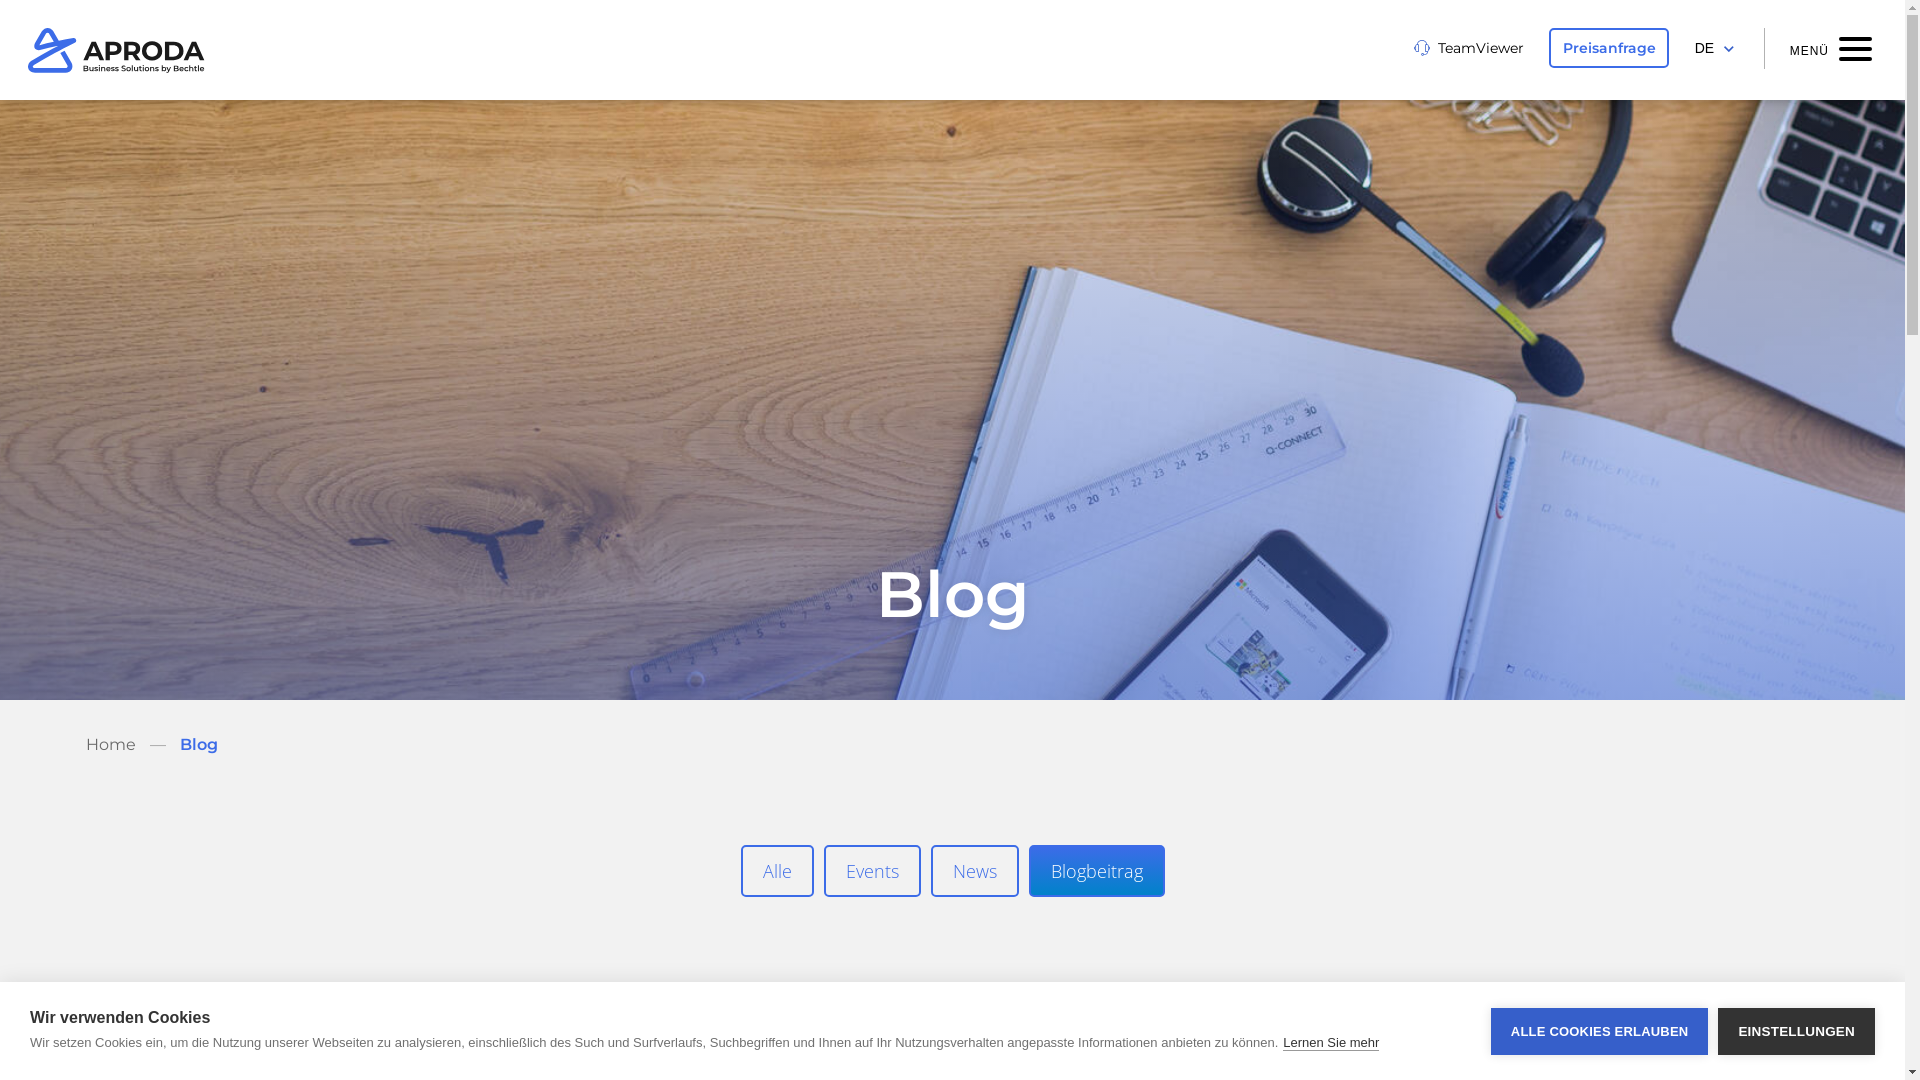 This screenshot has height=1080, width=1920. Describe the element at coordinates (929, 870) in the screenshot. I see `'News'` at that location.